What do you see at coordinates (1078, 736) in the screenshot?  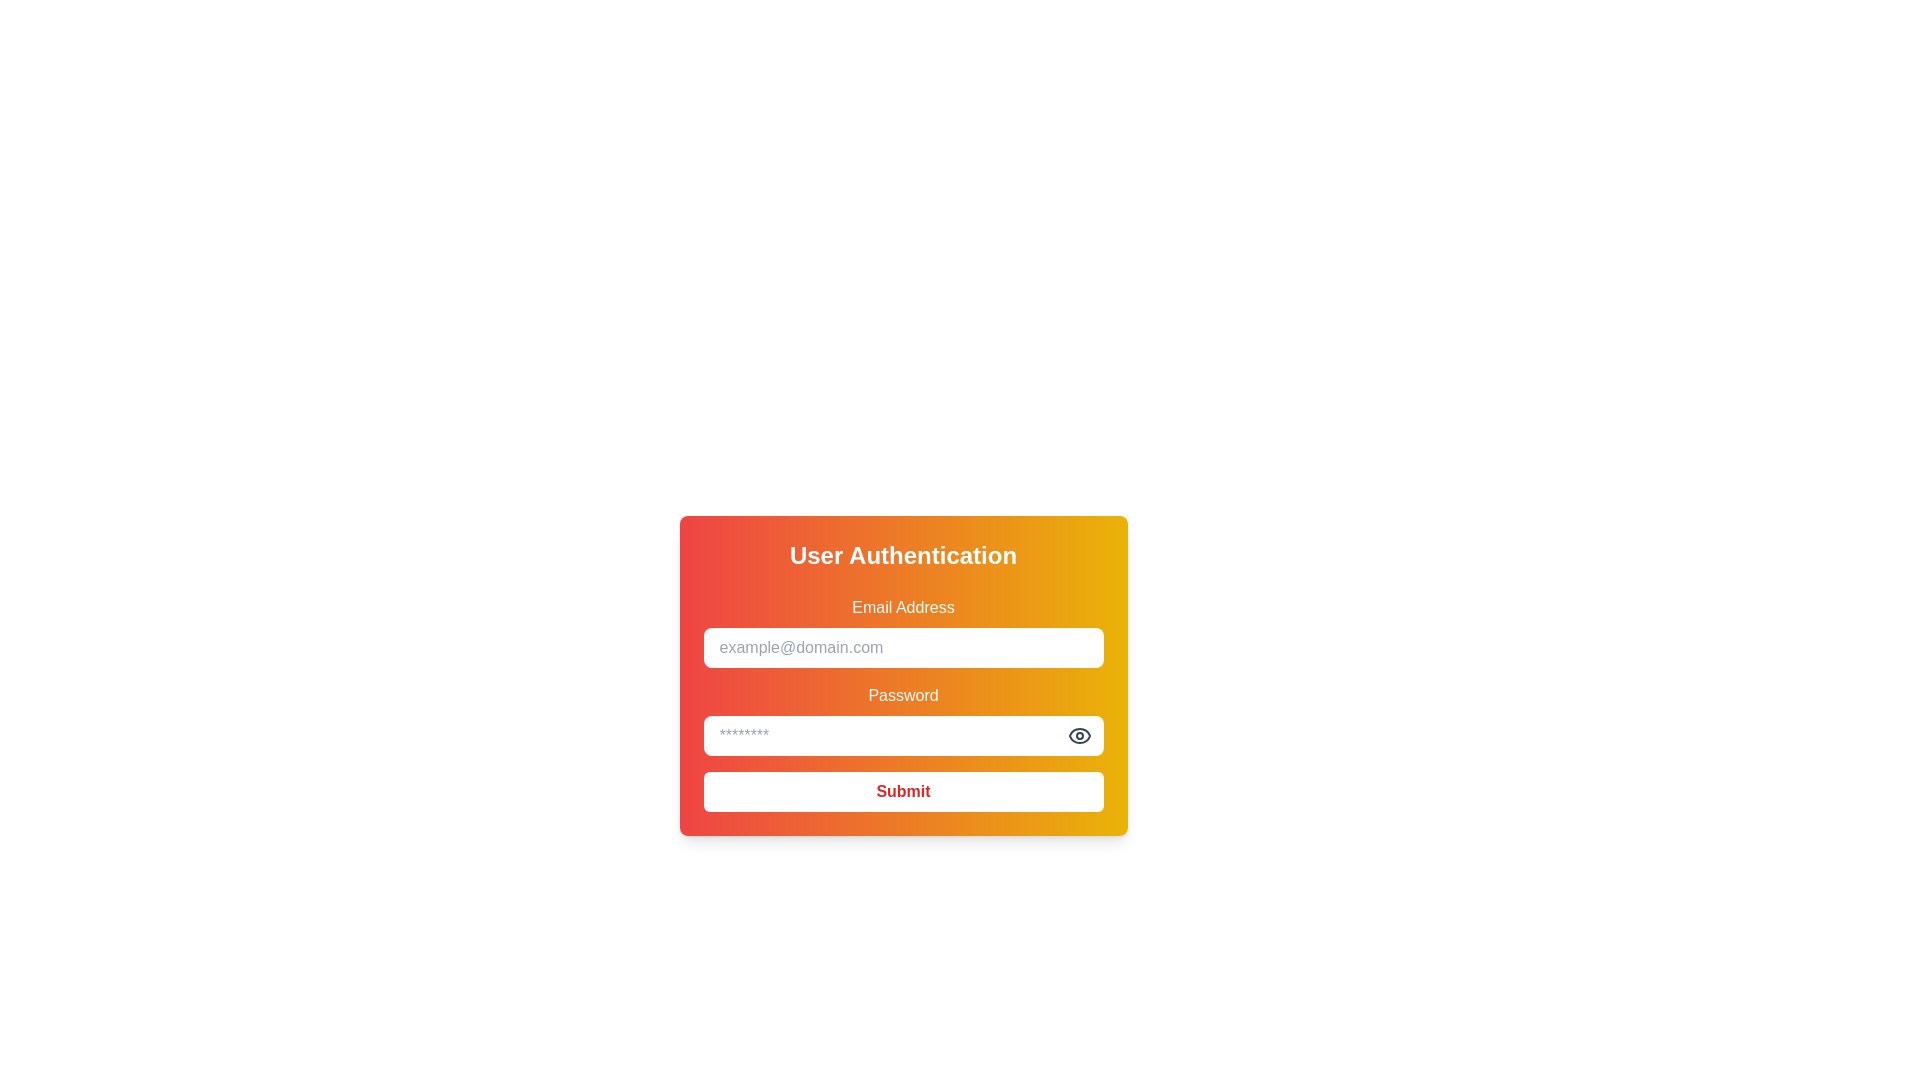 I see `the small circular button with an eye icon, located on the right side of the password input field` at bounding box center [1078, 736].